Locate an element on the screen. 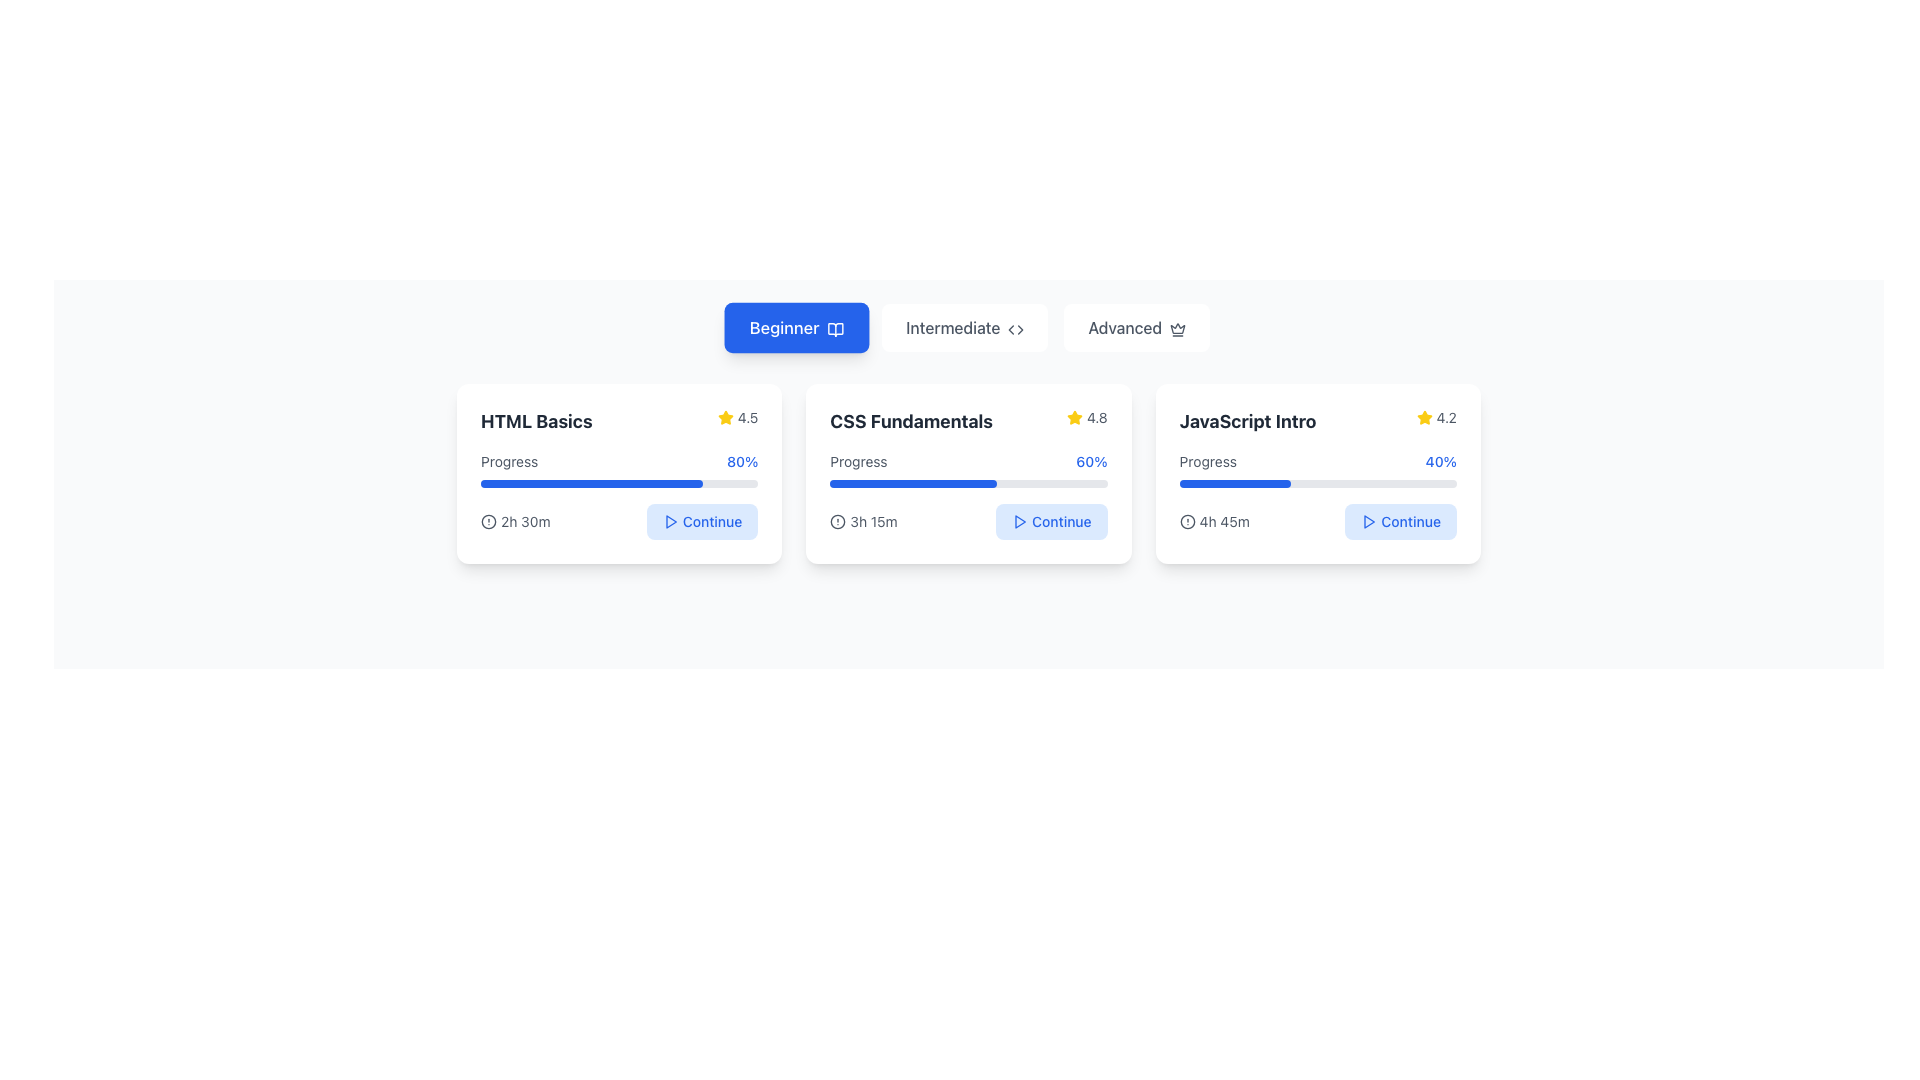  the decorative SVG Icon that indicates the 'Beginner' level, which is centrally positioned within the blue 'Beginner' button is located at coordinates (836, 328).